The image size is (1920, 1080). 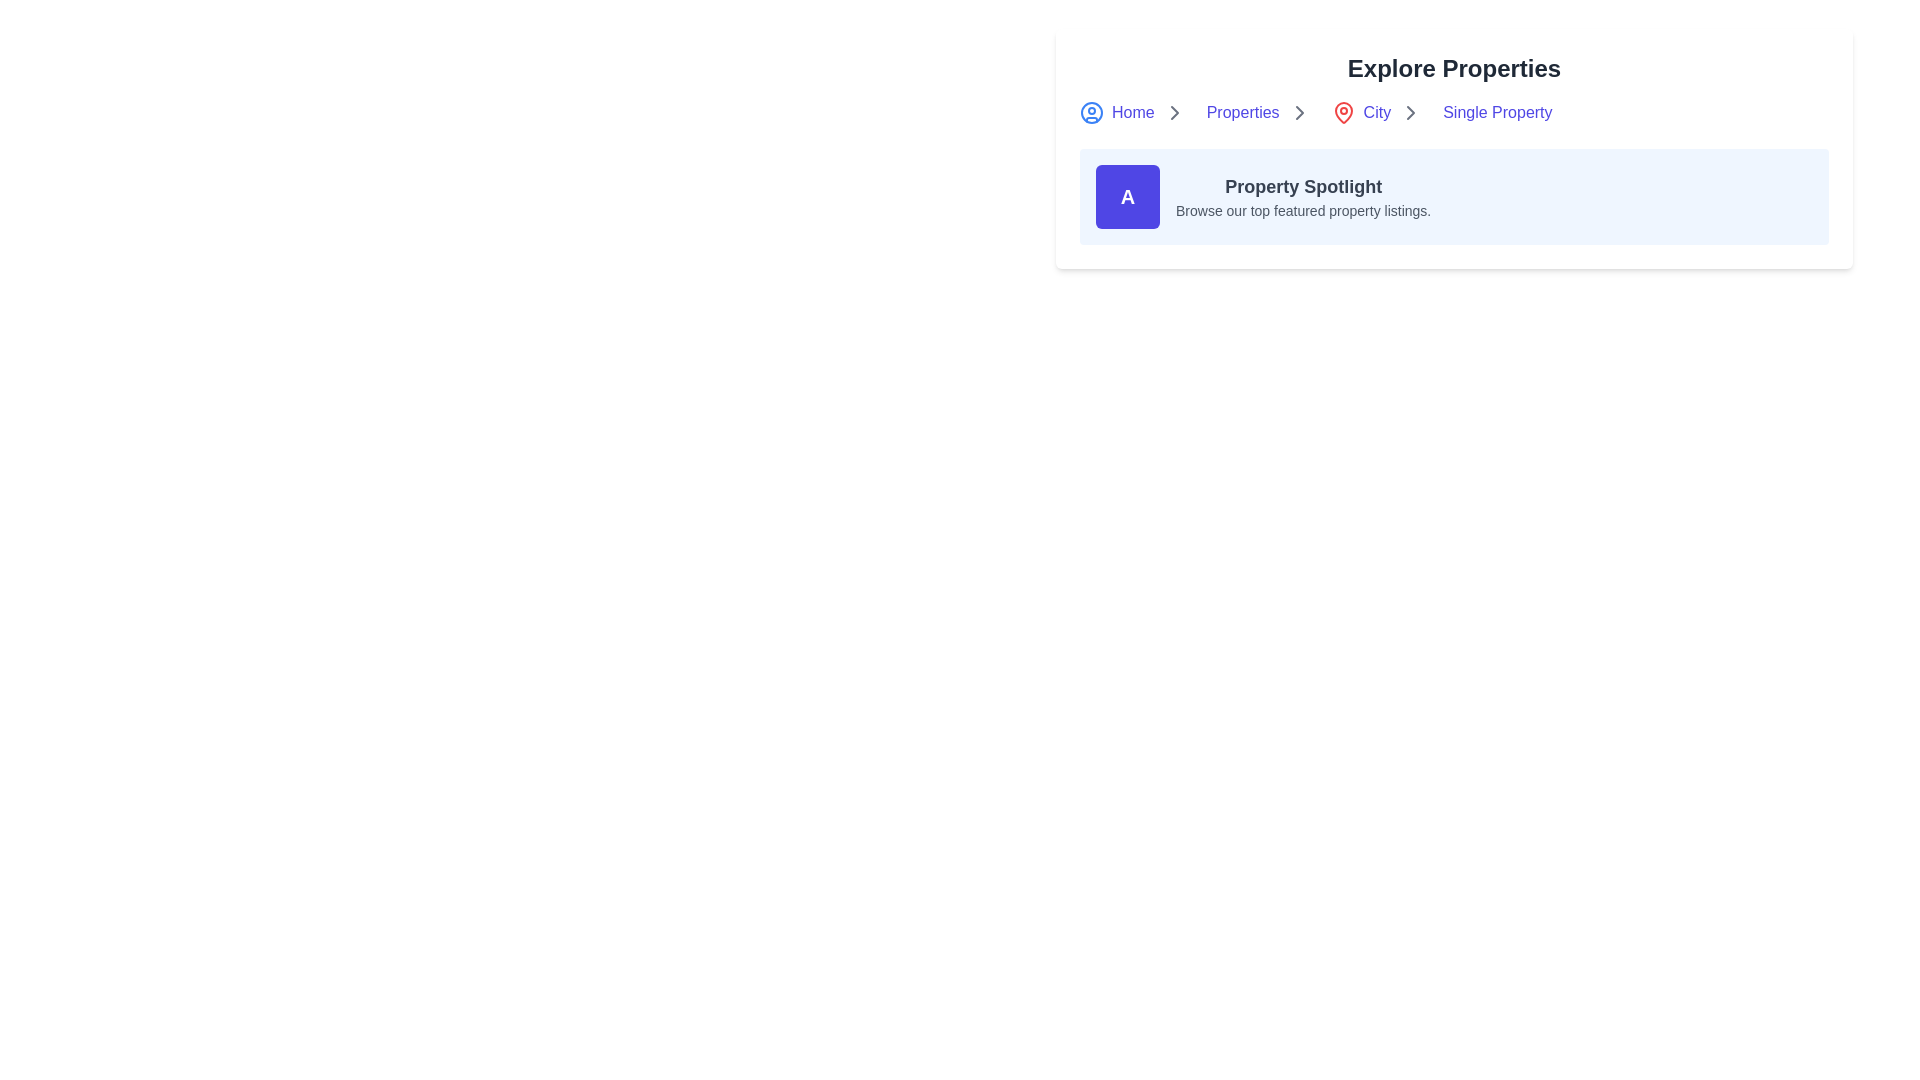 I want to click on the visual separator icon in the breadcrumb navigation bar located between the 'Properties' and 'City' labels, so click(x=1174, y=112).